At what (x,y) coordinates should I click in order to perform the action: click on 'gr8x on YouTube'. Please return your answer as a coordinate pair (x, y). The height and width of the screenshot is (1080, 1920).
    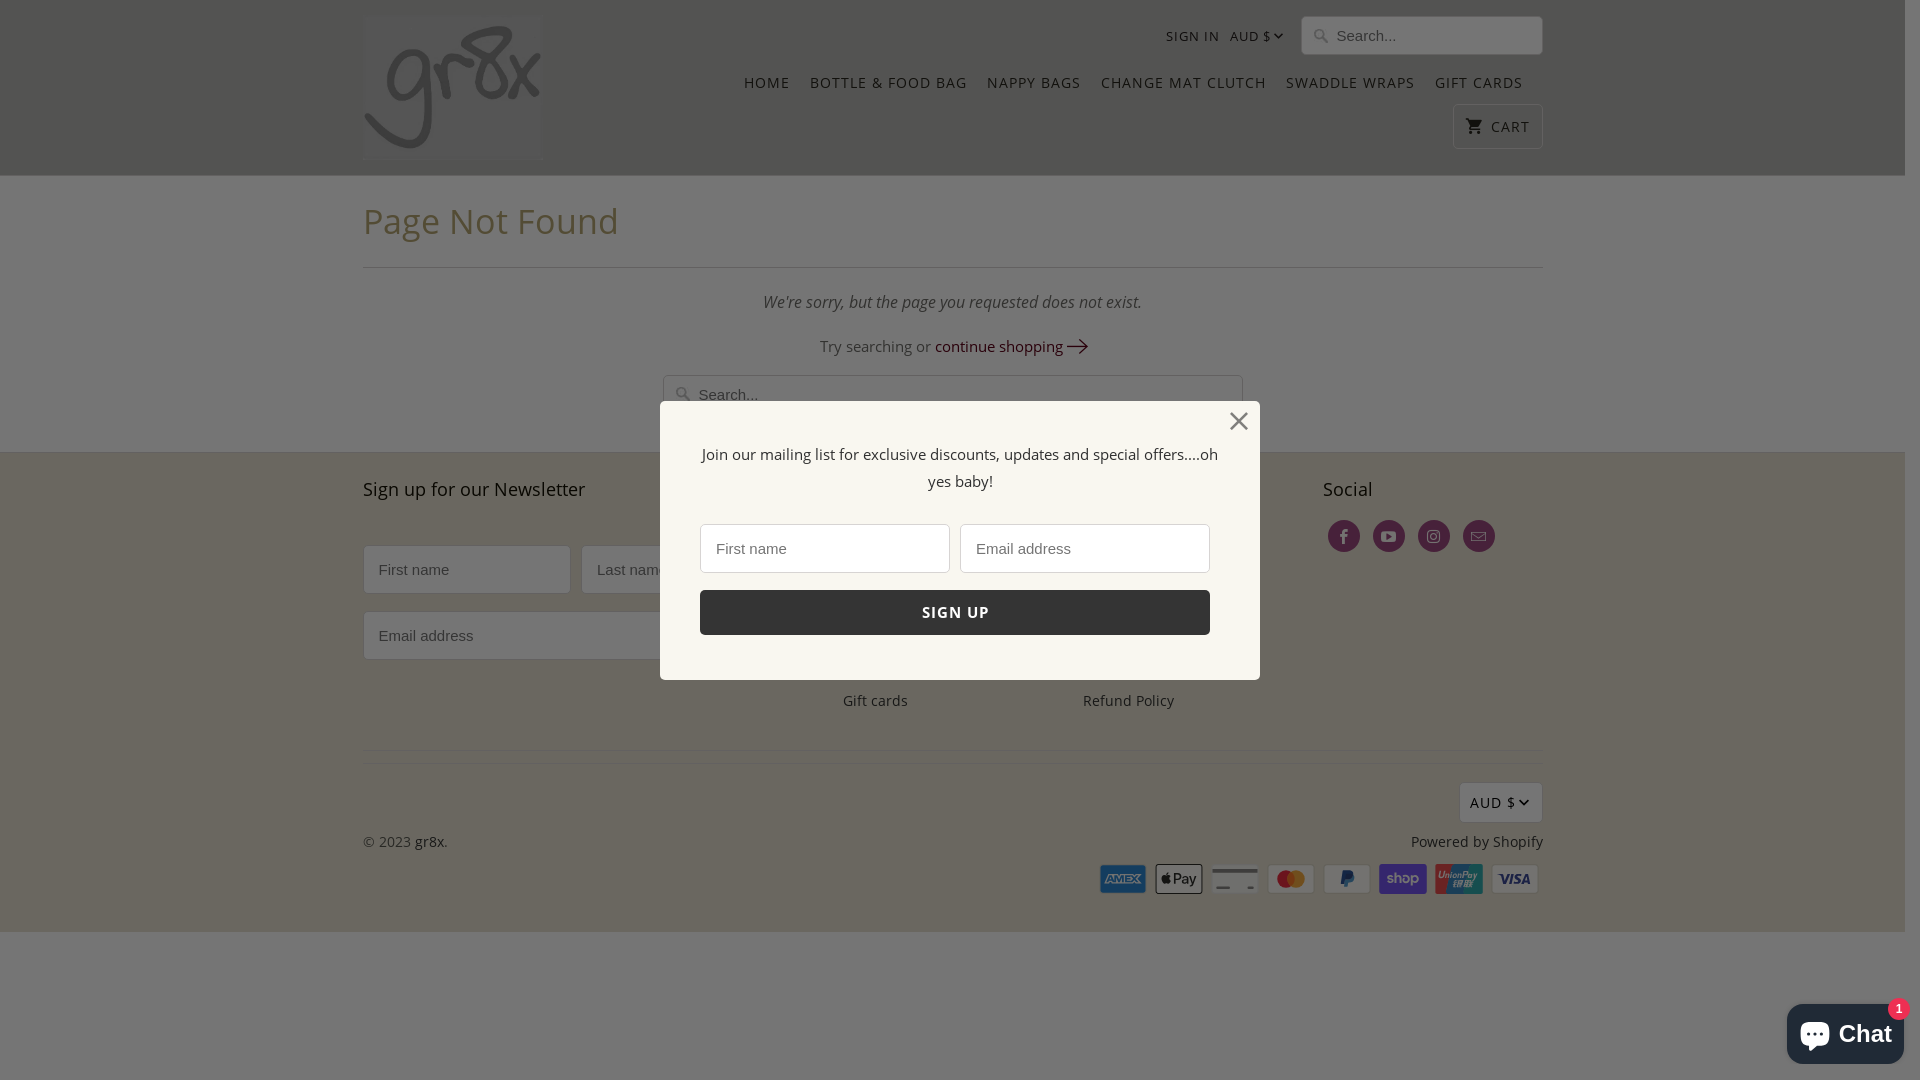
    Looking at the image, I should click on (1386, 535).